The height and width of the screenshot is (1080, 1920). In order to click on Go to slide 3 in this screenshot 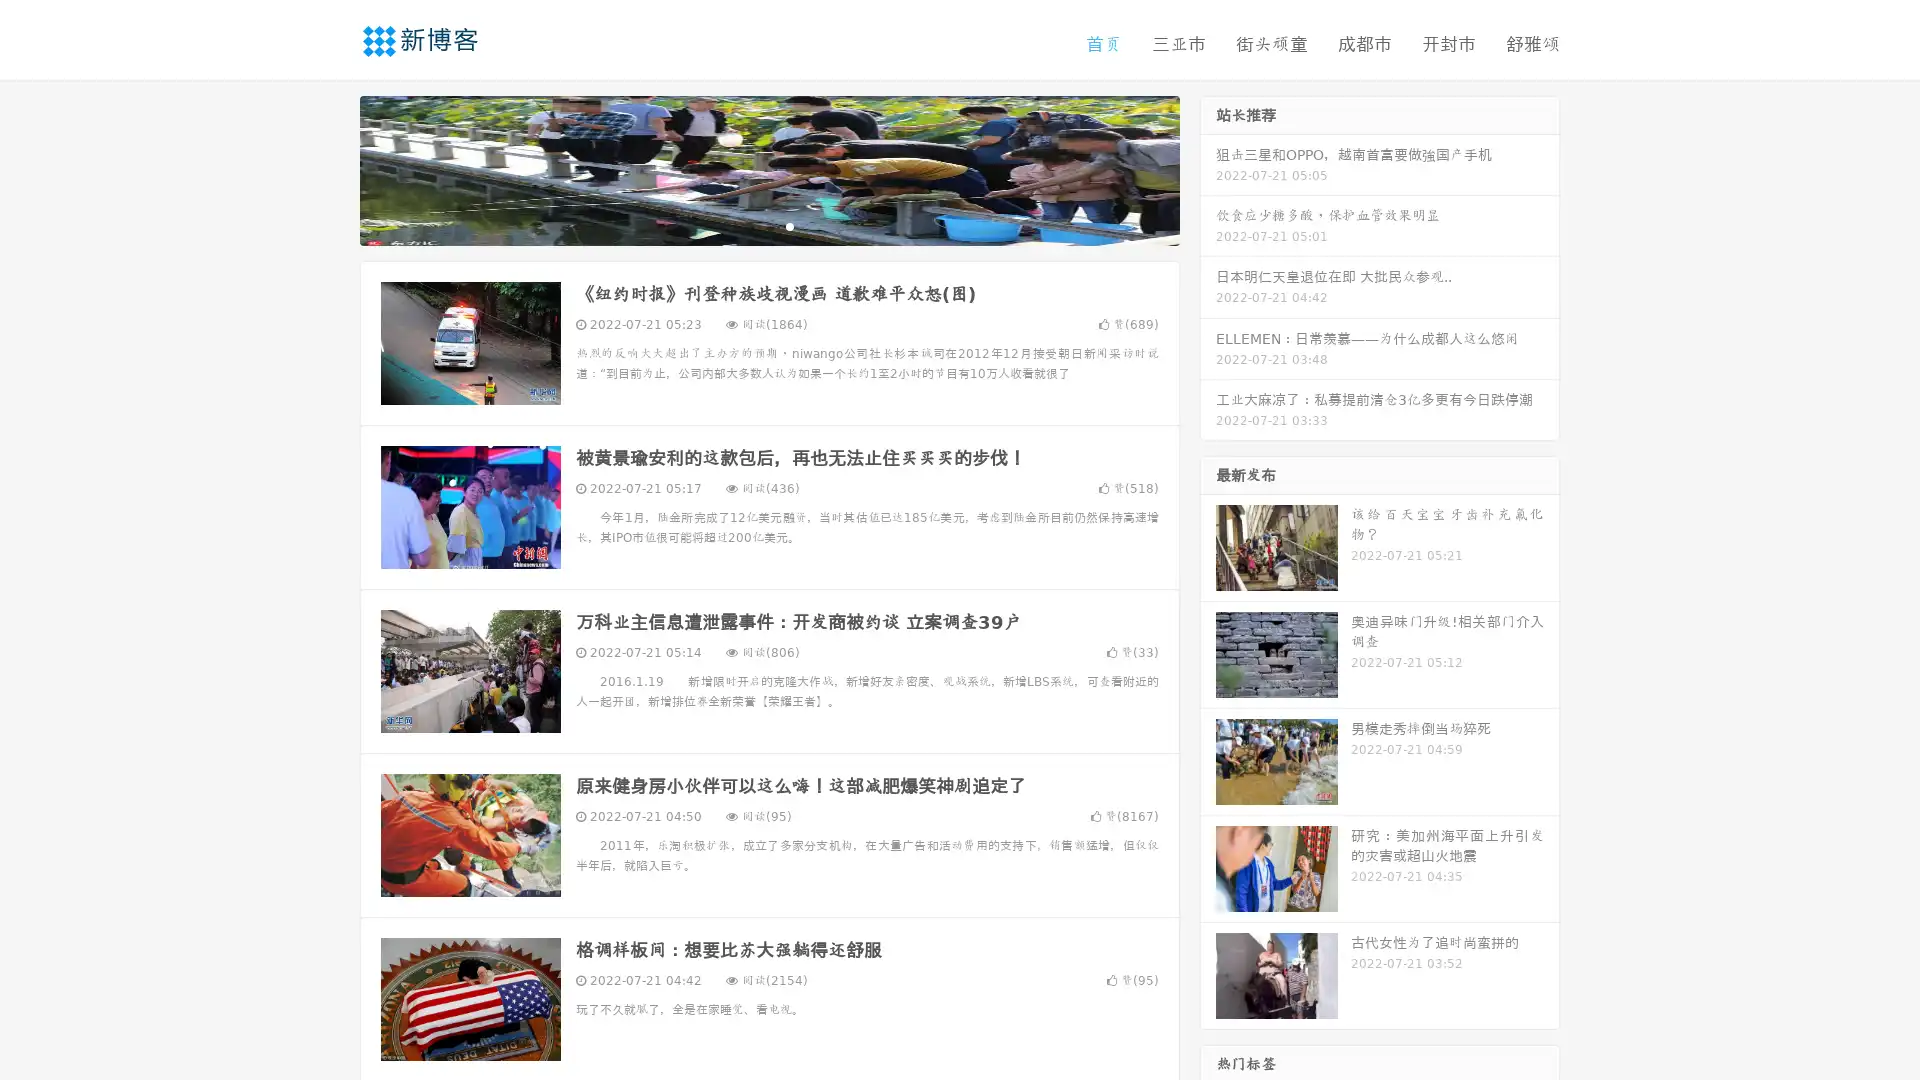, I will do `click(789, 225)`.